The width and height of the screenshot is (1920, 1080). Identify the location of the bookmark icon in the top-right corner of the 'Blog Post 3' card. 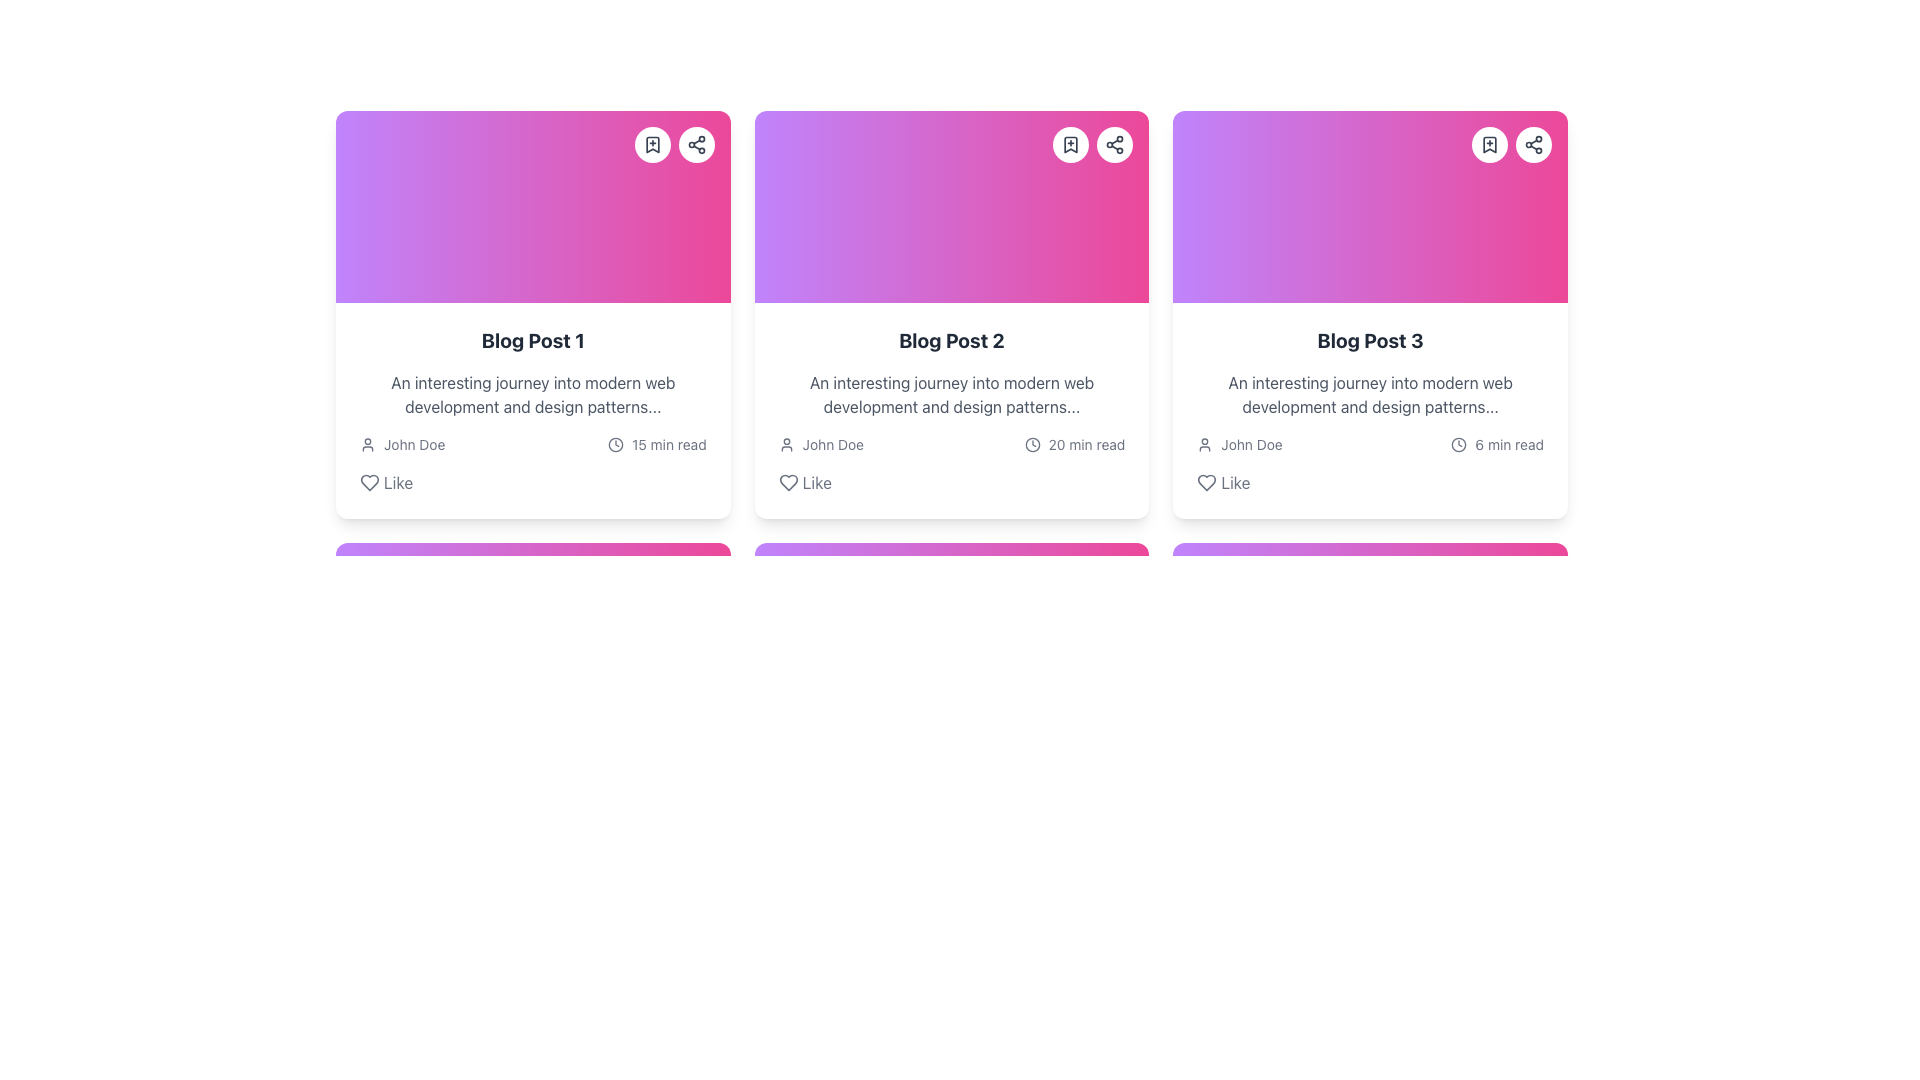
(1512, 144).